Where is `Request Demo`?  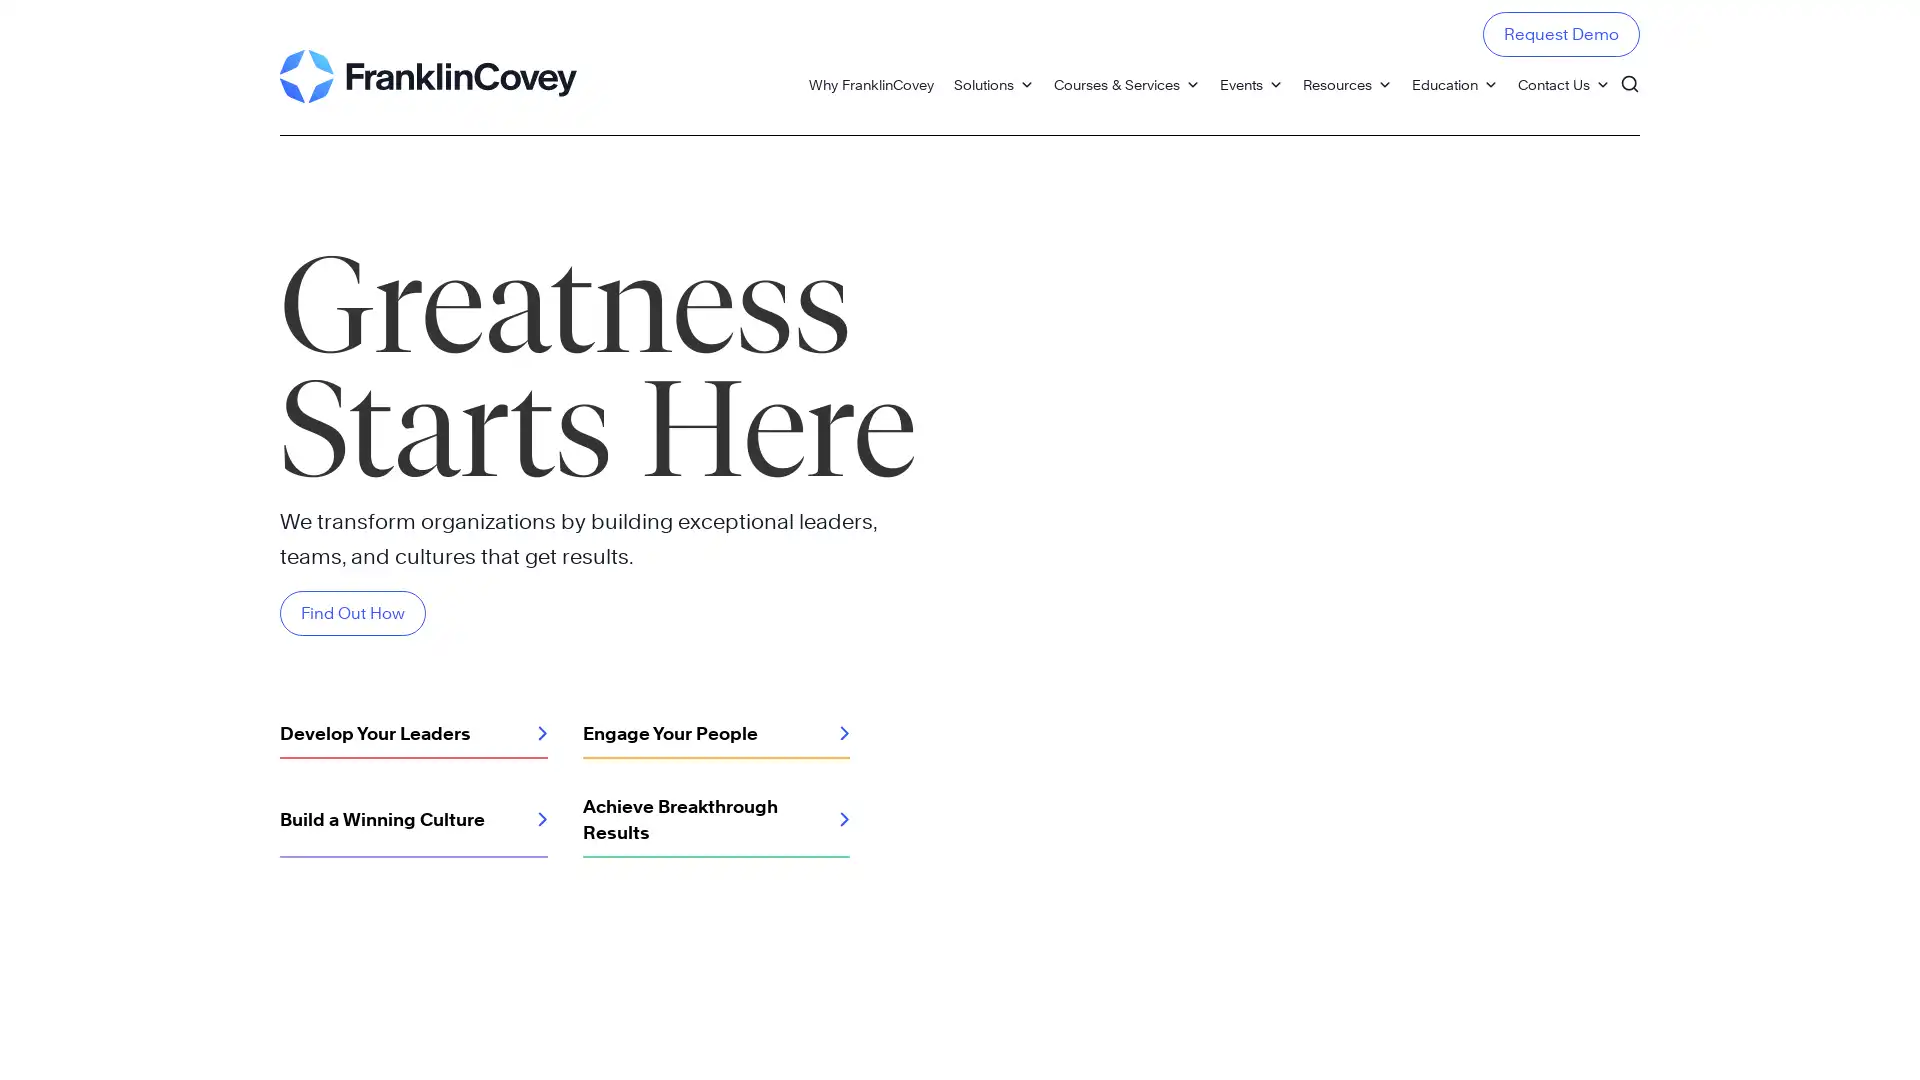 Request Demo is located at coordinates (1560, 34).